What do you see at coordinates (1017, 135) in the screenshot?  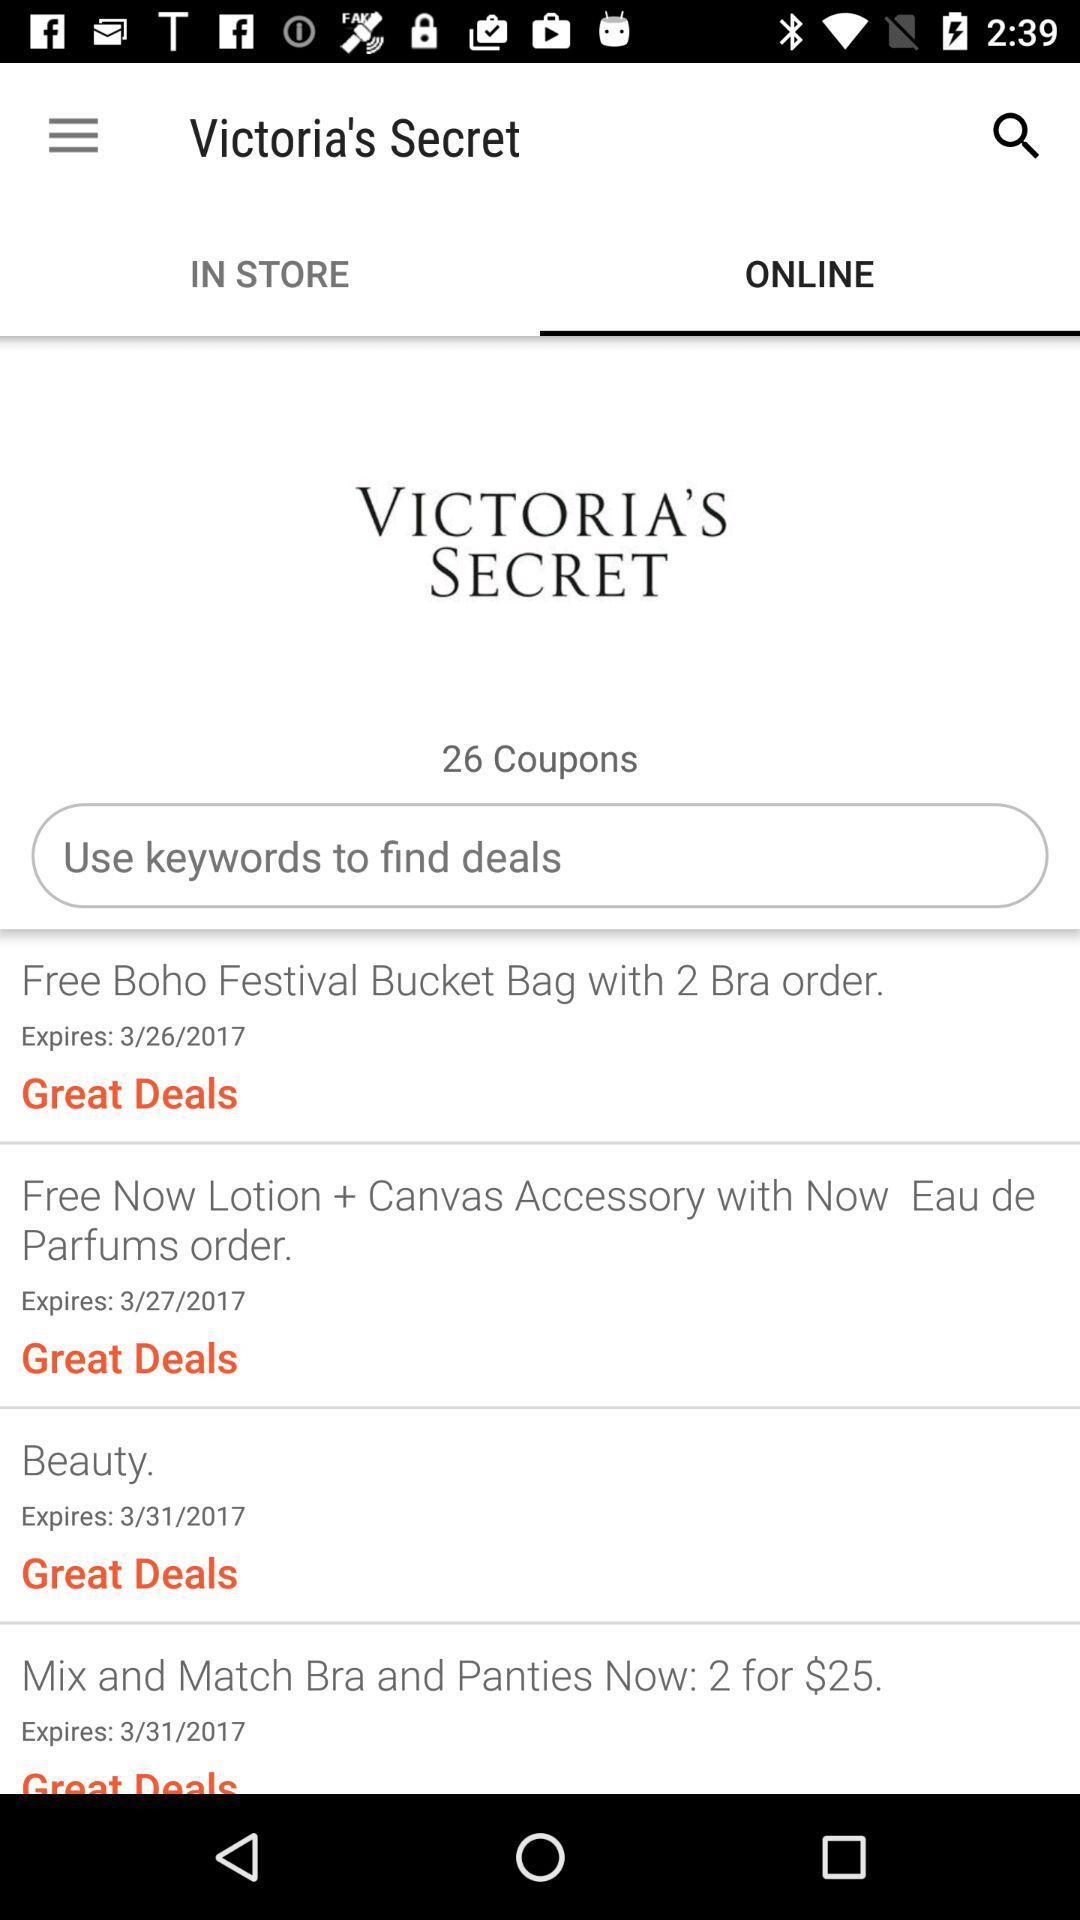 I see `the item to the right of victoria's secret  icon` at bounding box center [1017, 135].